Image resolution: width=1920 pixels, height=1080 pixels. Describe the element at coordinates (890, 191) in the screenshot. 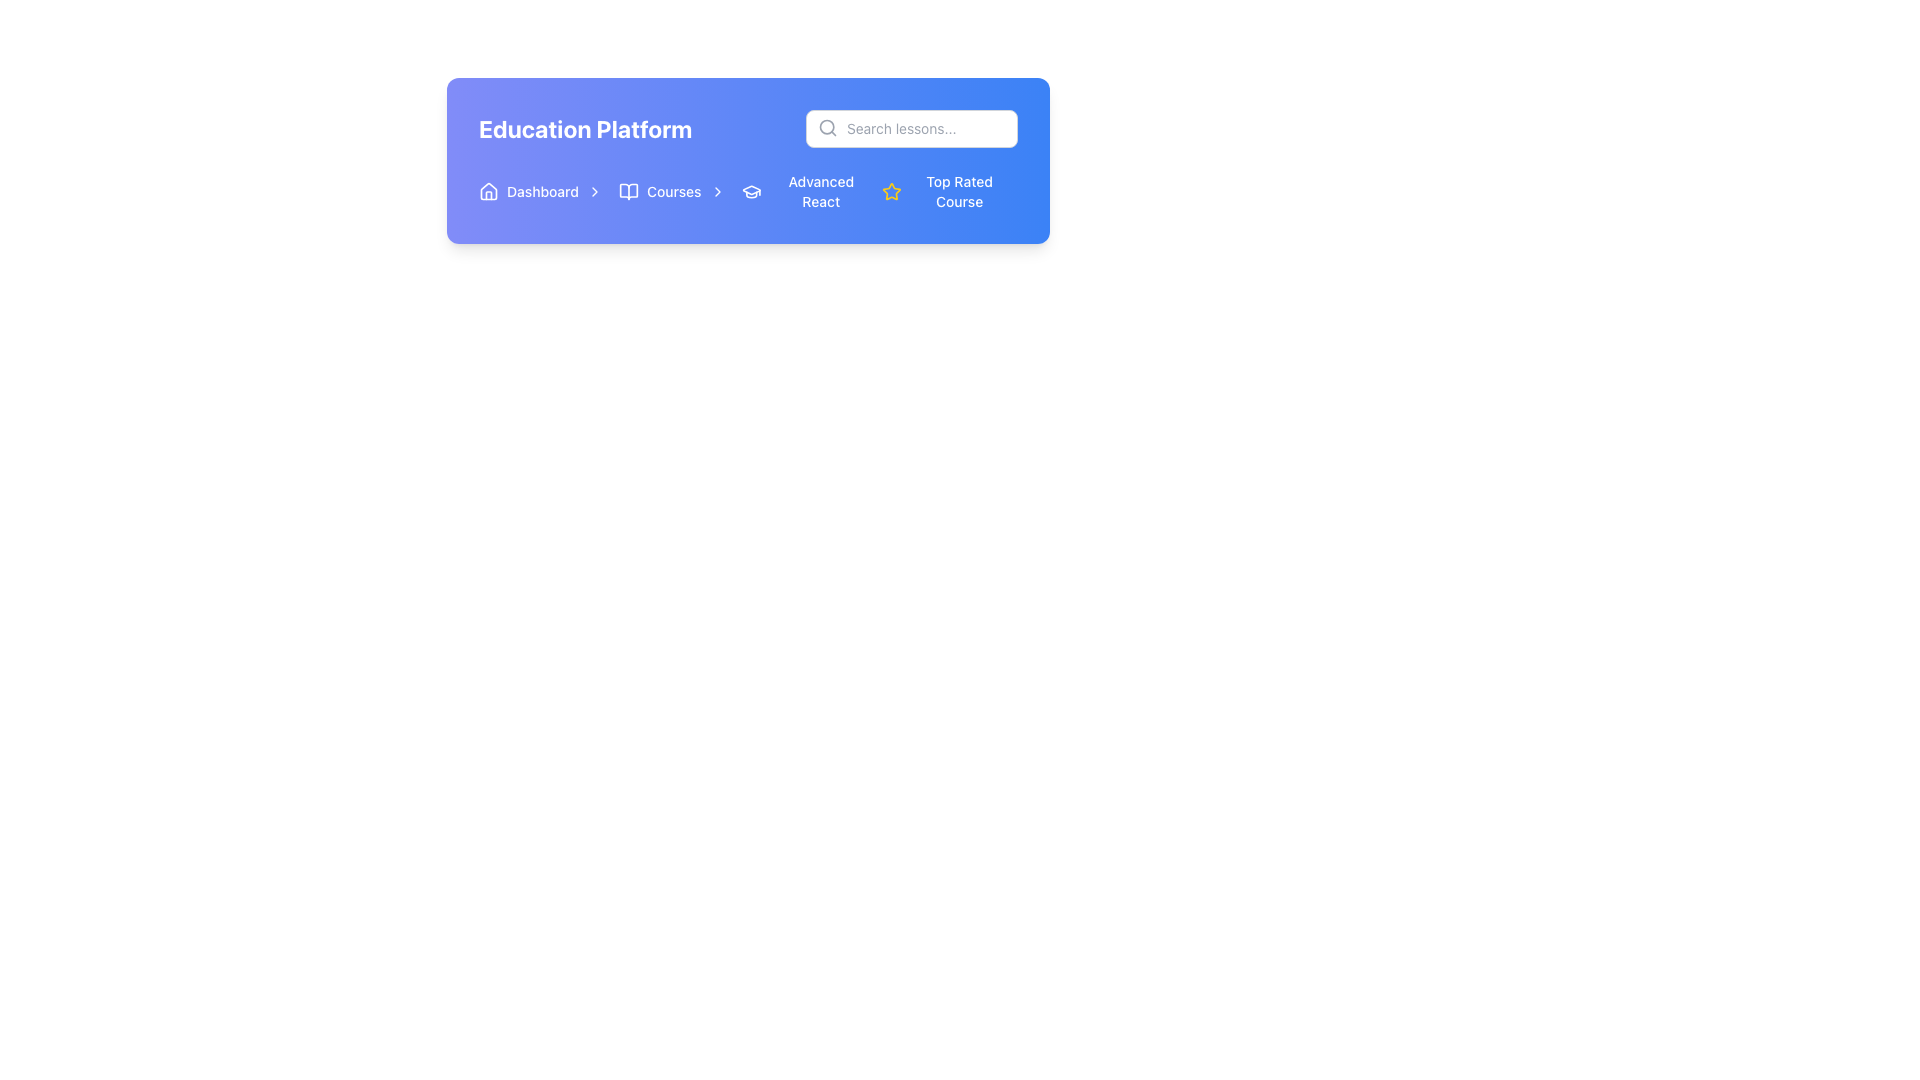

I see `the star-shaped icon with a yellow outline from its current position` at that location.